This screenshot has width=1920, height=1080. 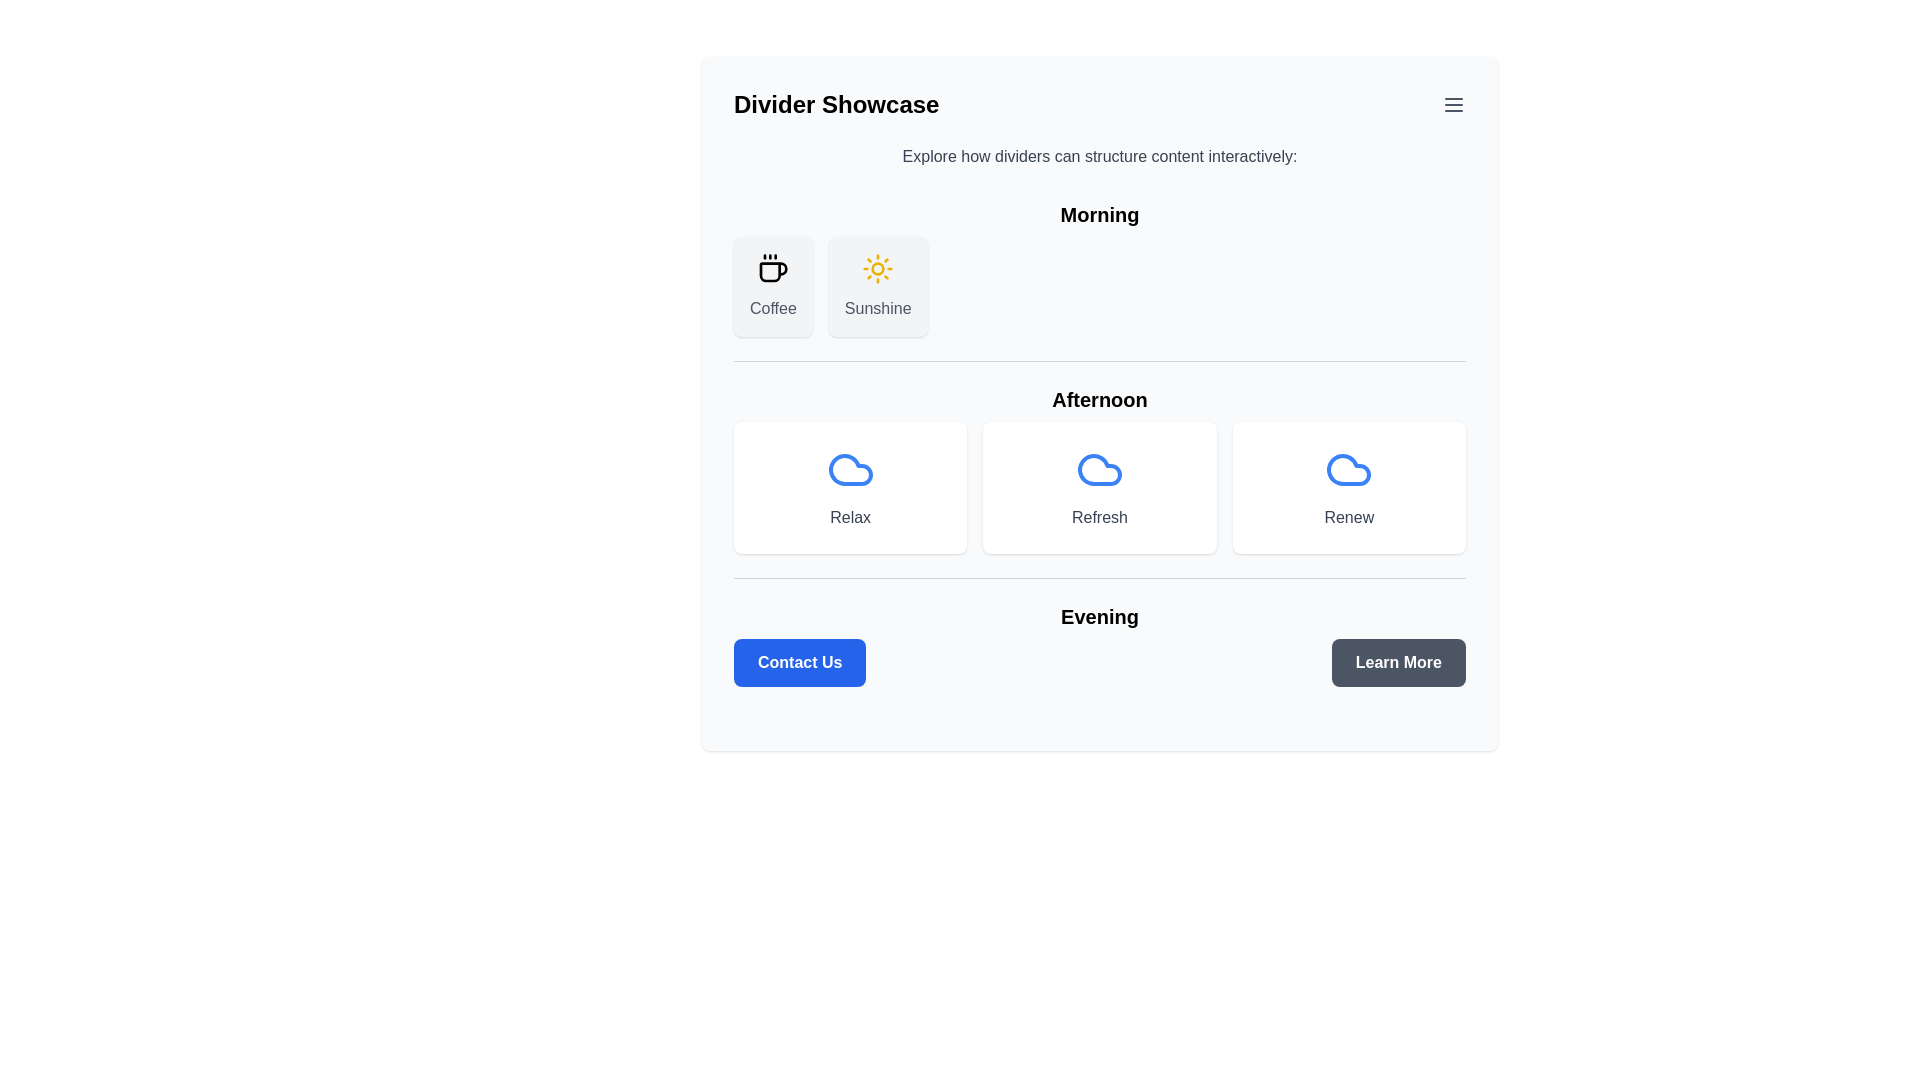 I want to click on the text header displaying the word 'Evening' in bold font, which is centered above the 'Contact Us' and 'Learn More' buttons, so click(x=1098, y=616).